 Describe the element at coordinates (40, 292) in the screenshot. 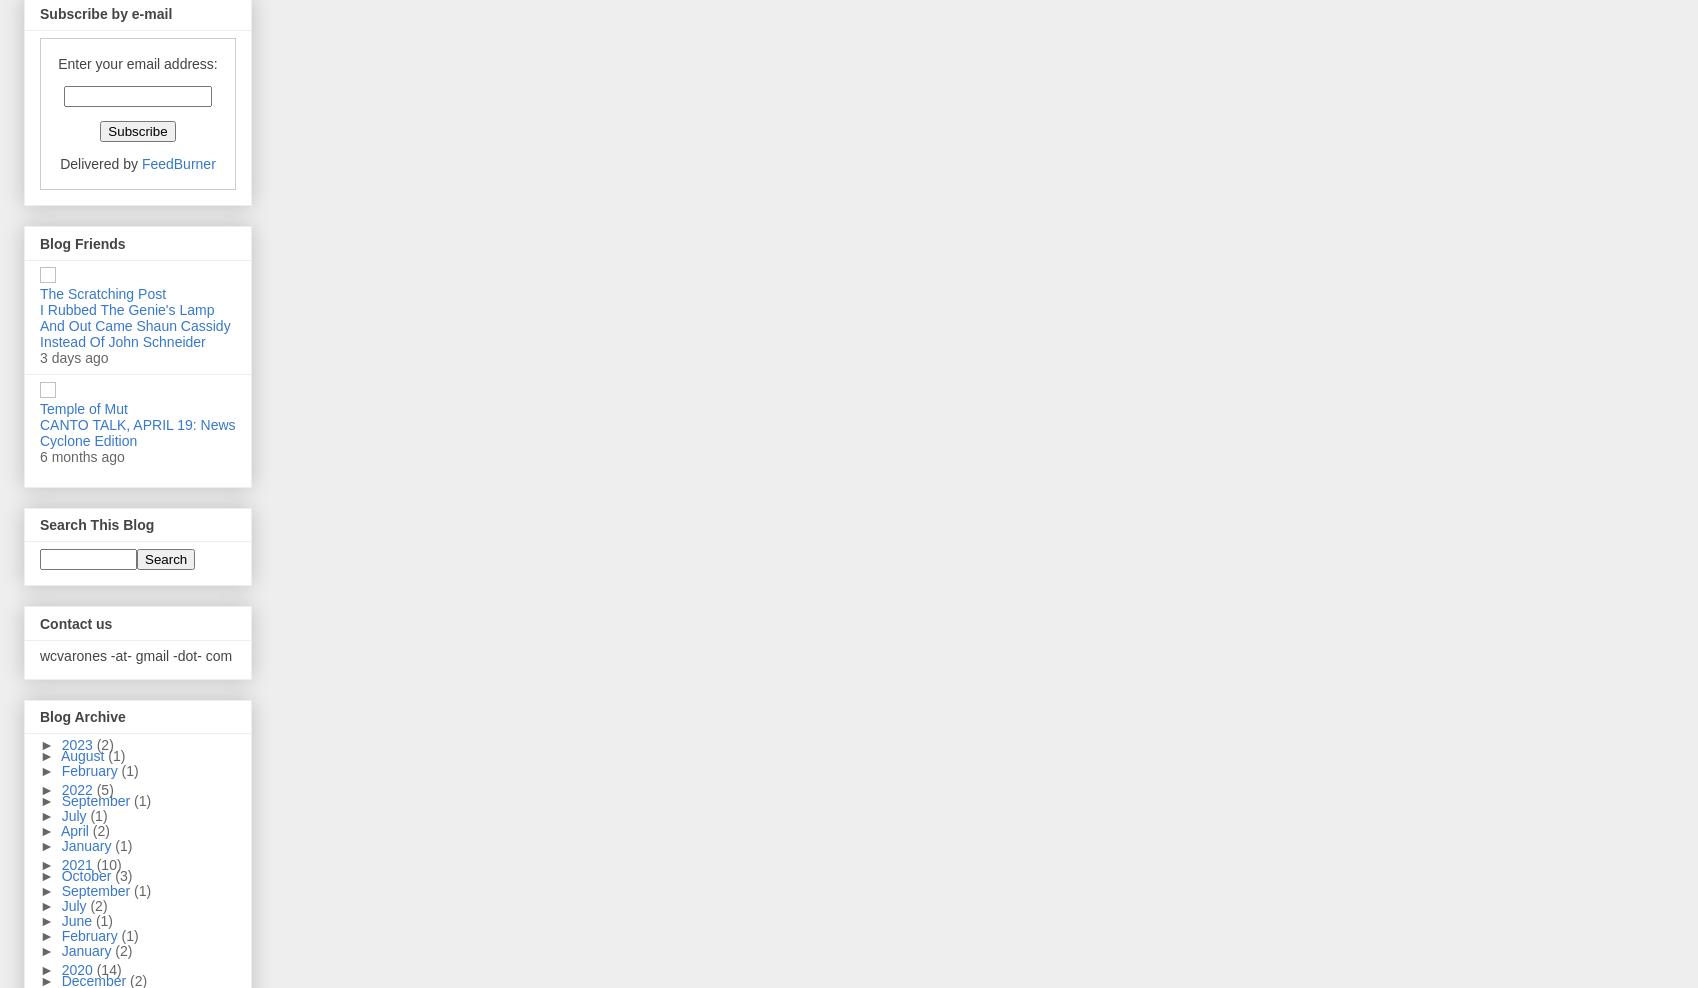

I see `'The Scratching Post'` at that location.